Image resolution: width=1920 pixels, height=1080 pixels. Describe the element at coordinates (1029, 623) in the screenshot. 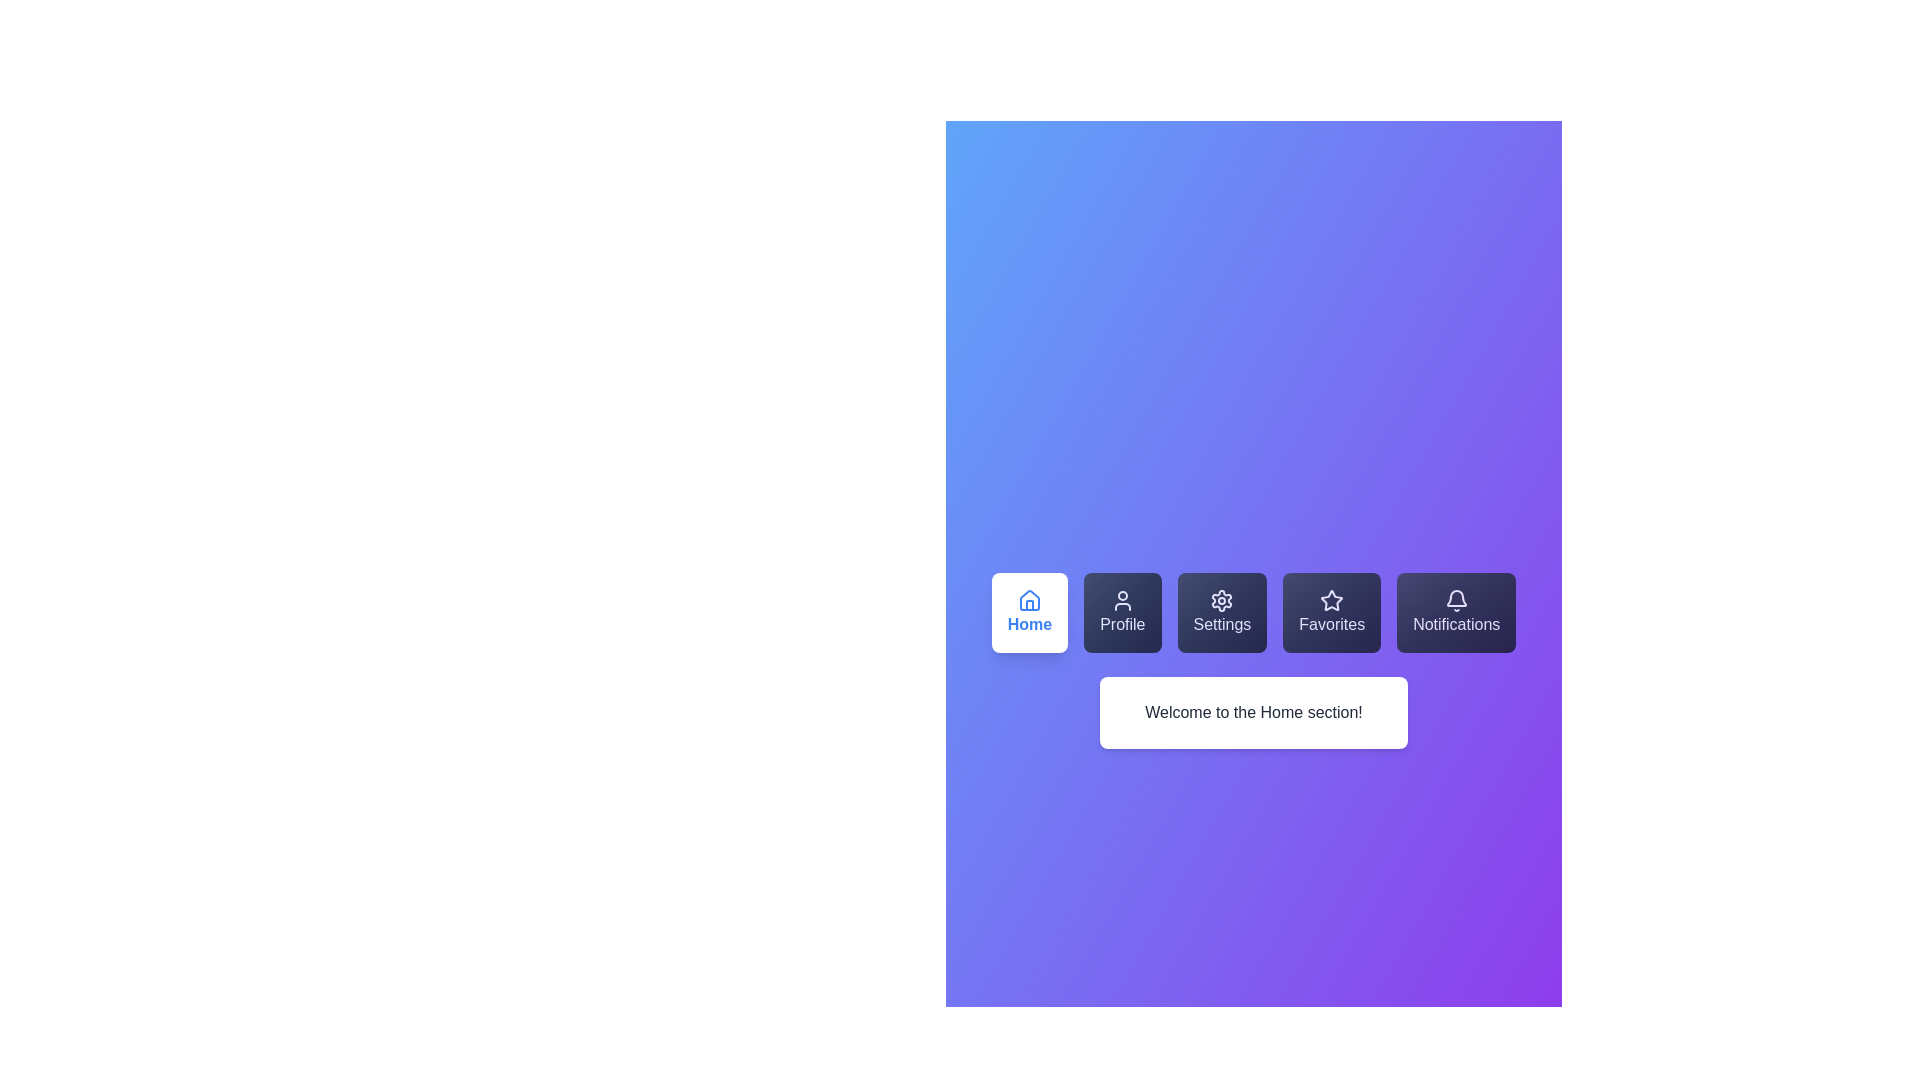

I see `the 'Home' button which contains the text label 'Home'` at that location.